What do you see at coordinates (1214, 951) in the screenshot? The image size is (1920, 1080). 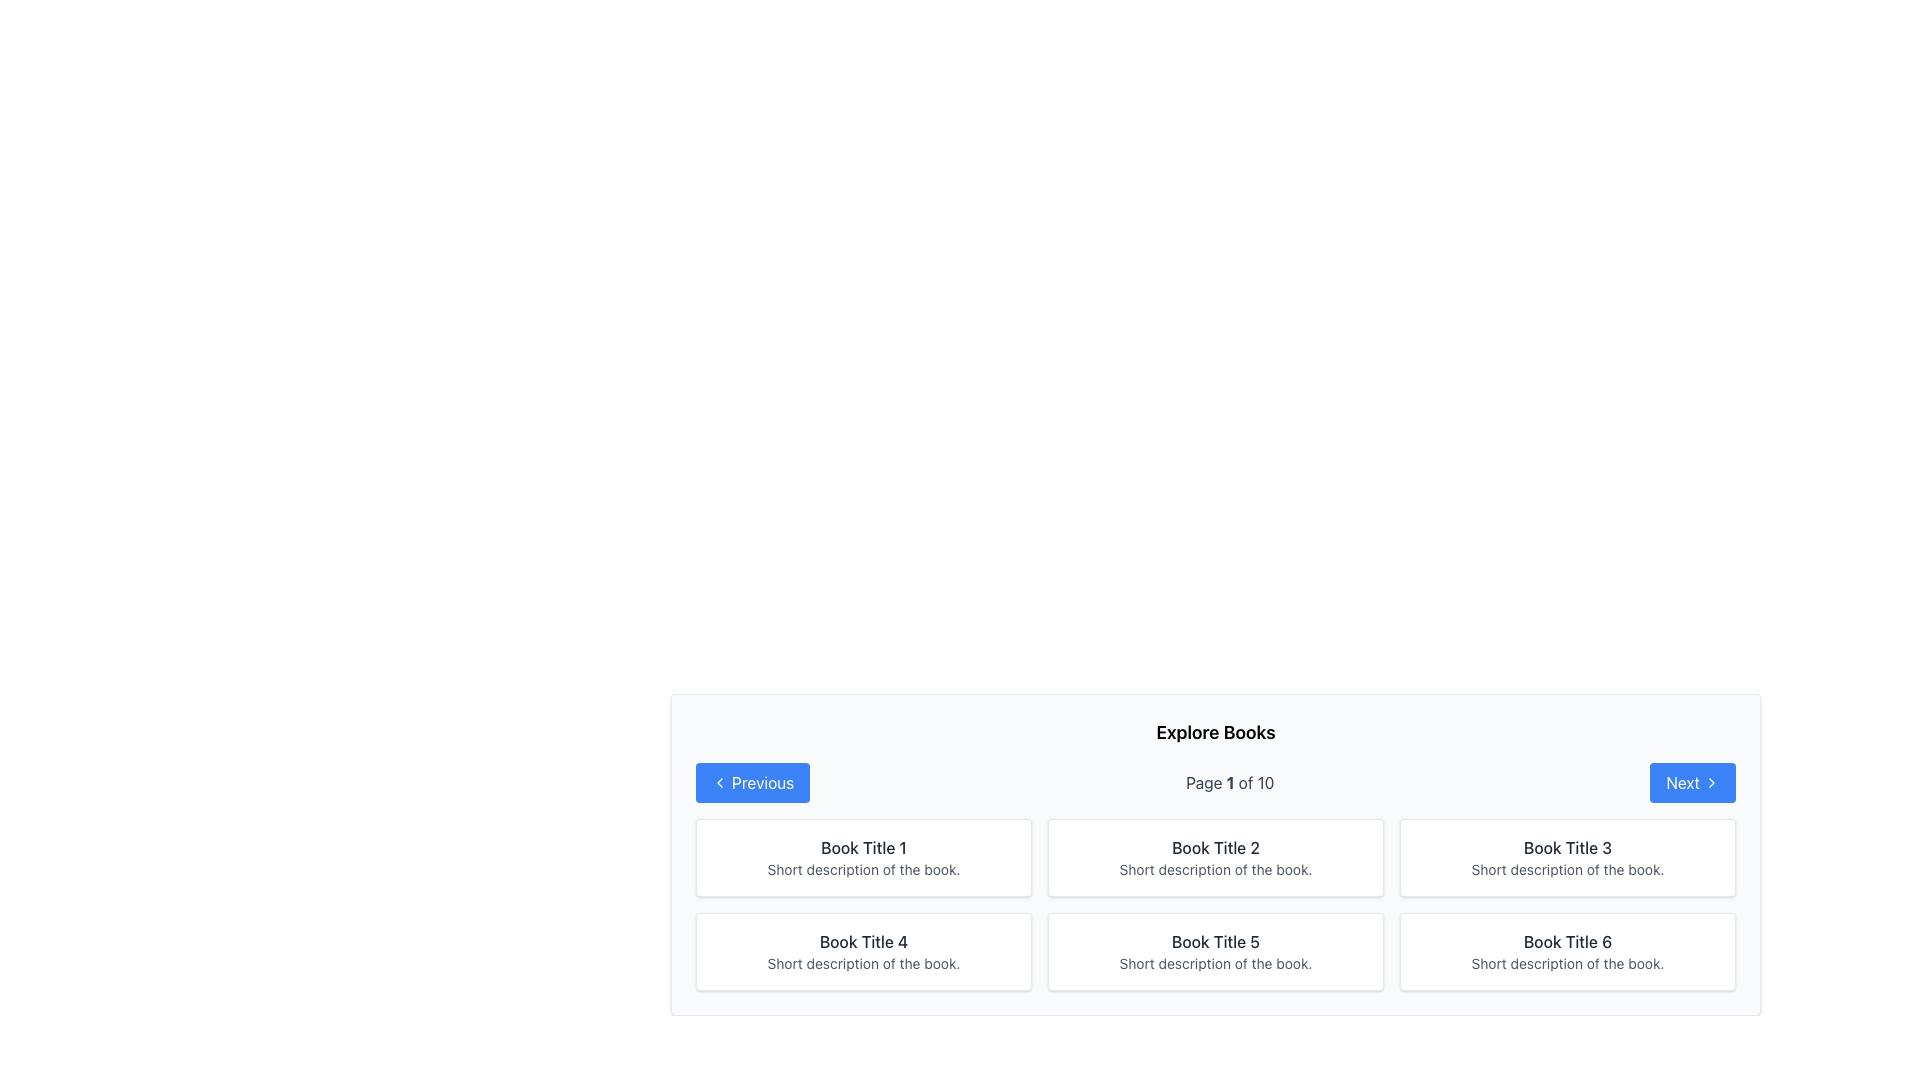 I see `the rectangular card displaying 'Book Title 5' with a white background and rounded corners, located in the second row and second column of the grid layout` at bounding box center [1214, 951].